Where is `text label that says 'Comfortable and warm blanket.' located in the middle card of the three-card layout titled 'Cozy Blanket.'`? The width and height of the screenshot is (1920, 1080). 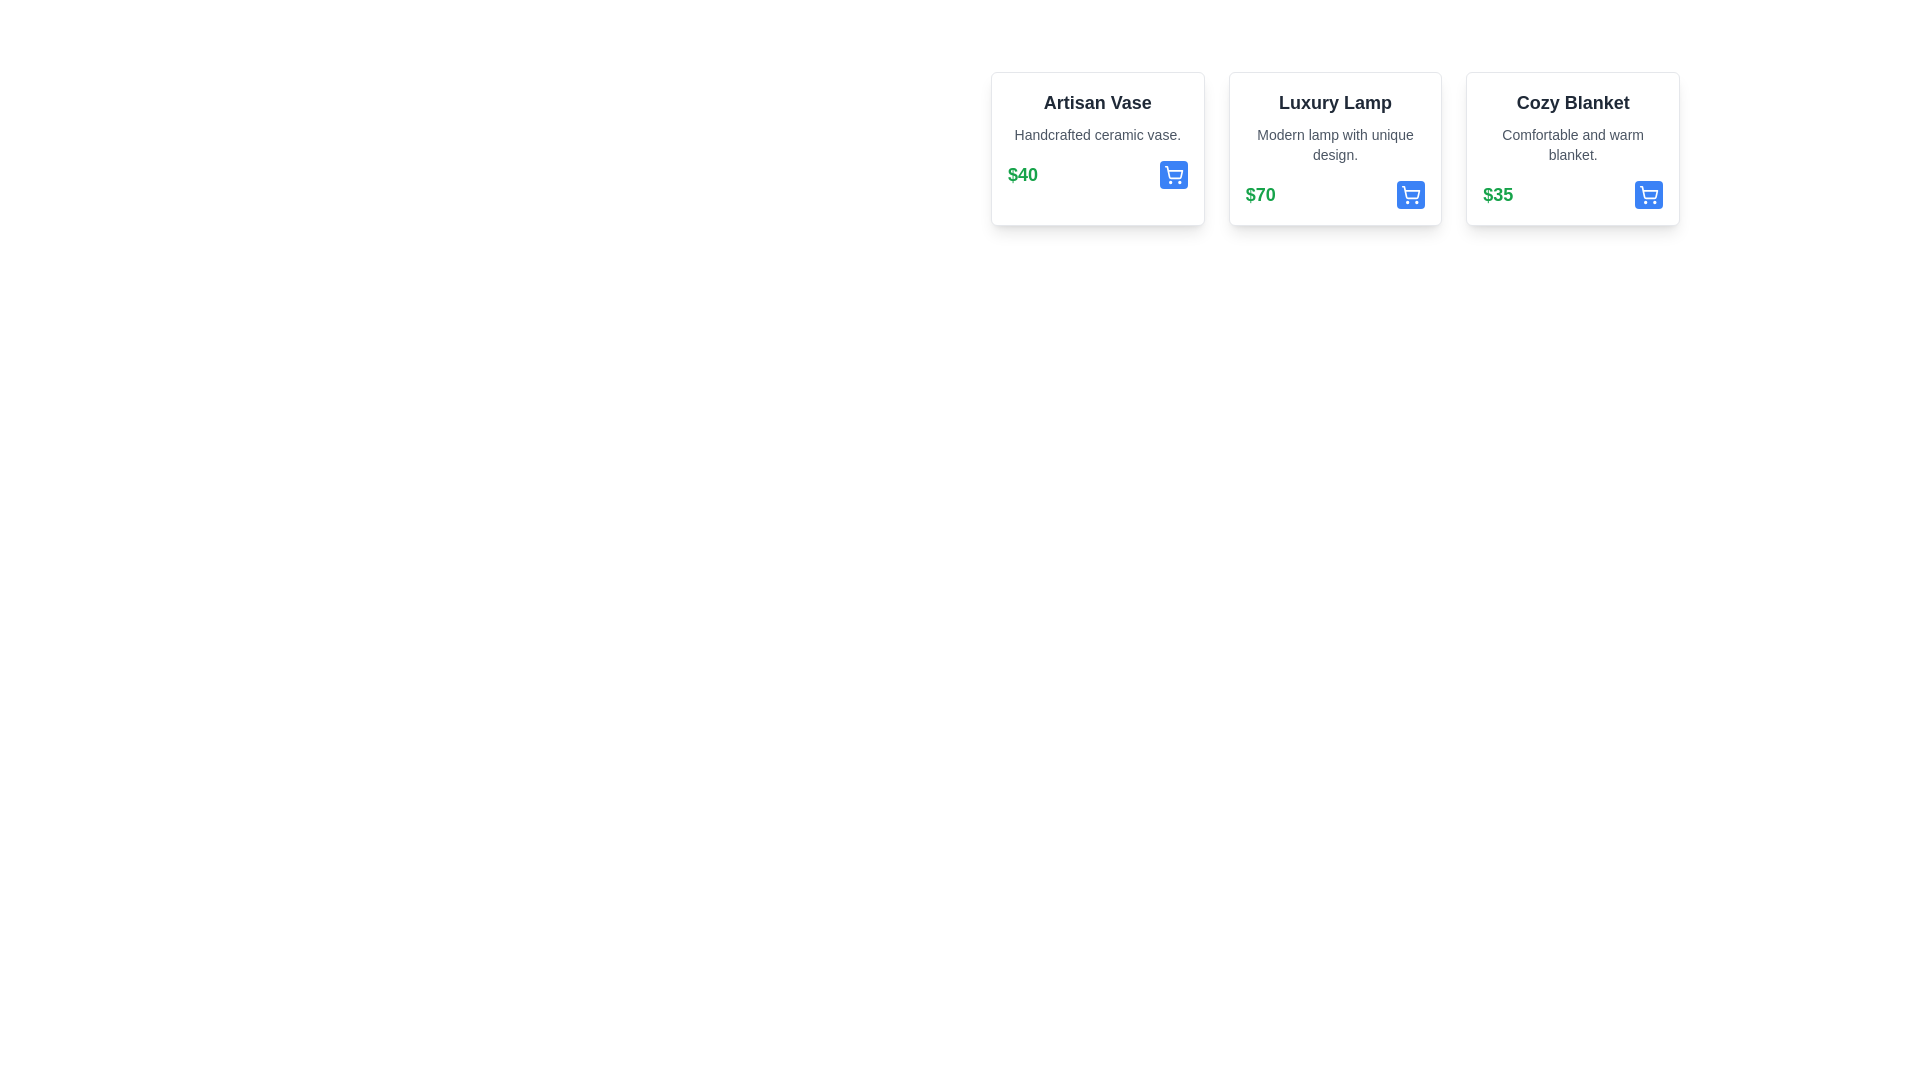
text label that says 'Comfortable and warm blanket.' located in the middle card of the three-card layout titled 'Cozy Blanket.' is located at coordinates (1572, 144).